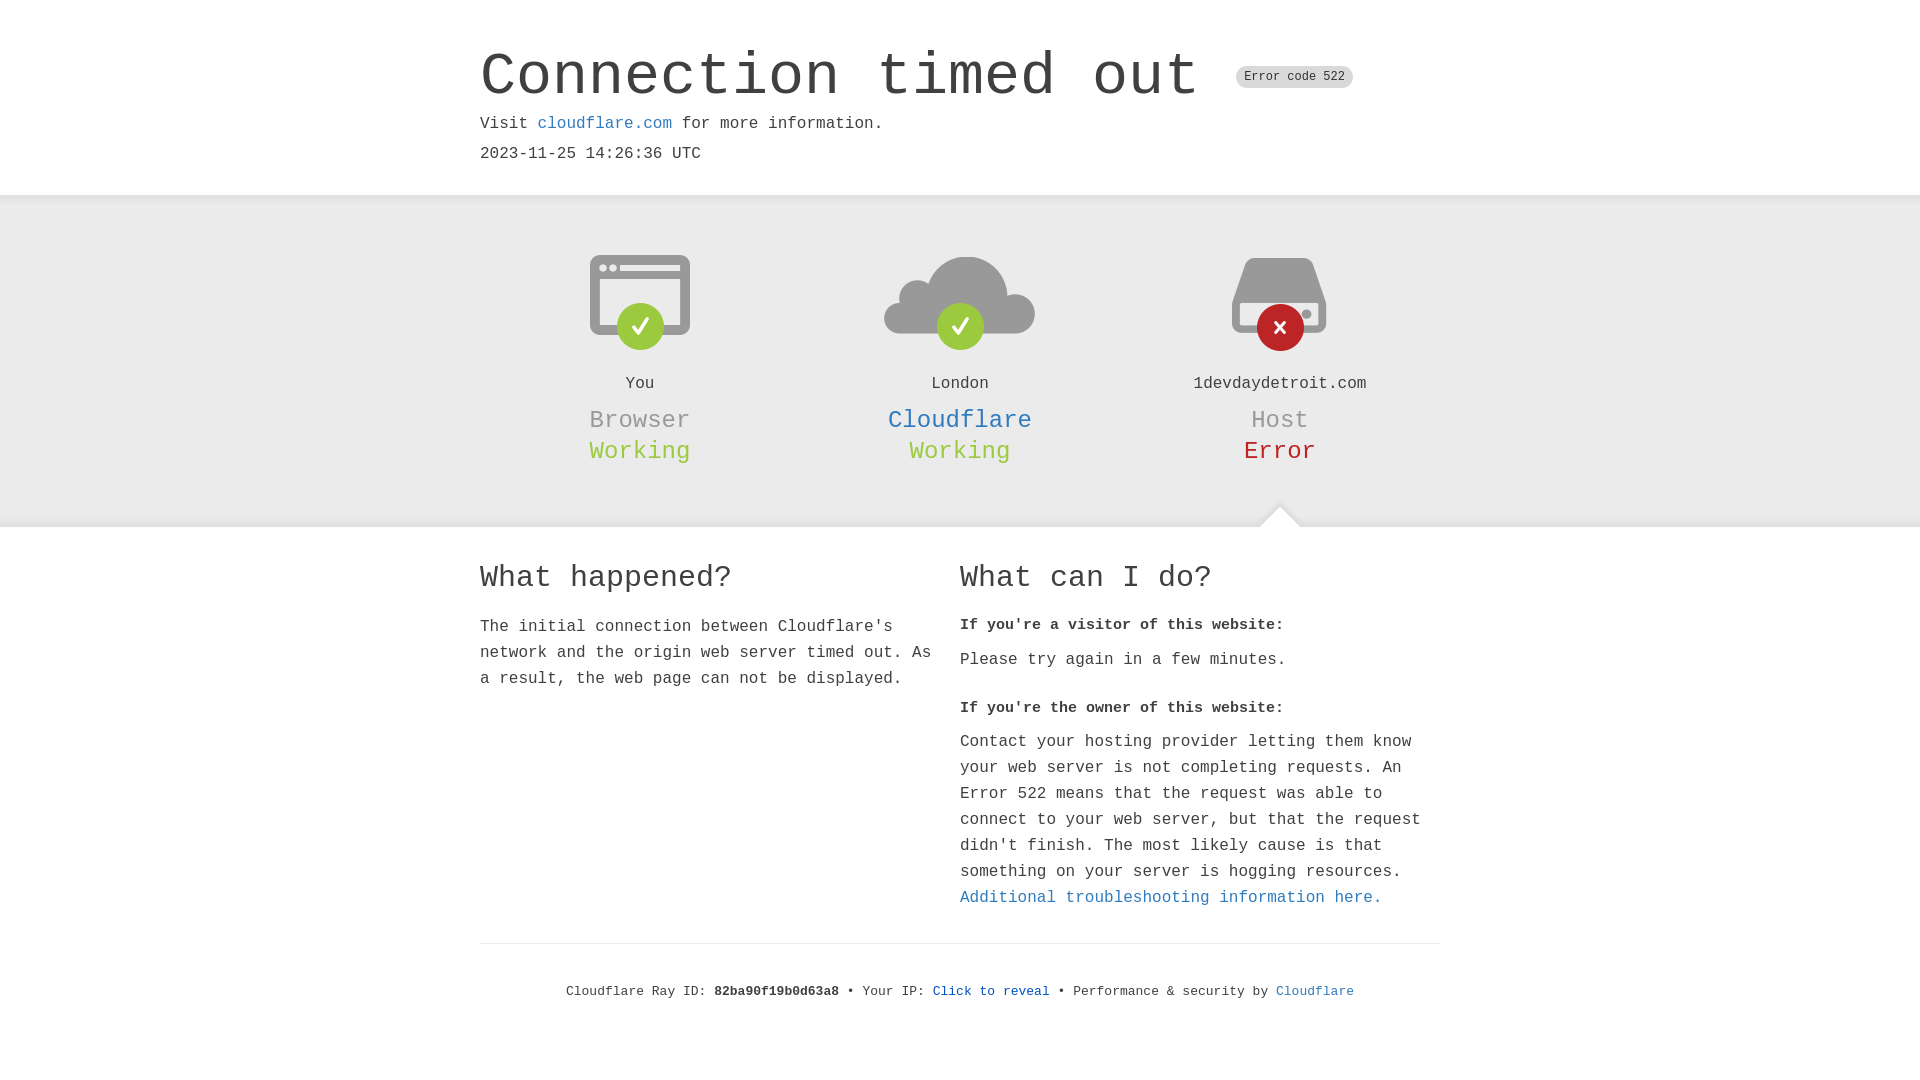 Image resolution: width=1920 pixels, height=1080 pixels. I want to click on 'Click to reveal', so click(991, 991).